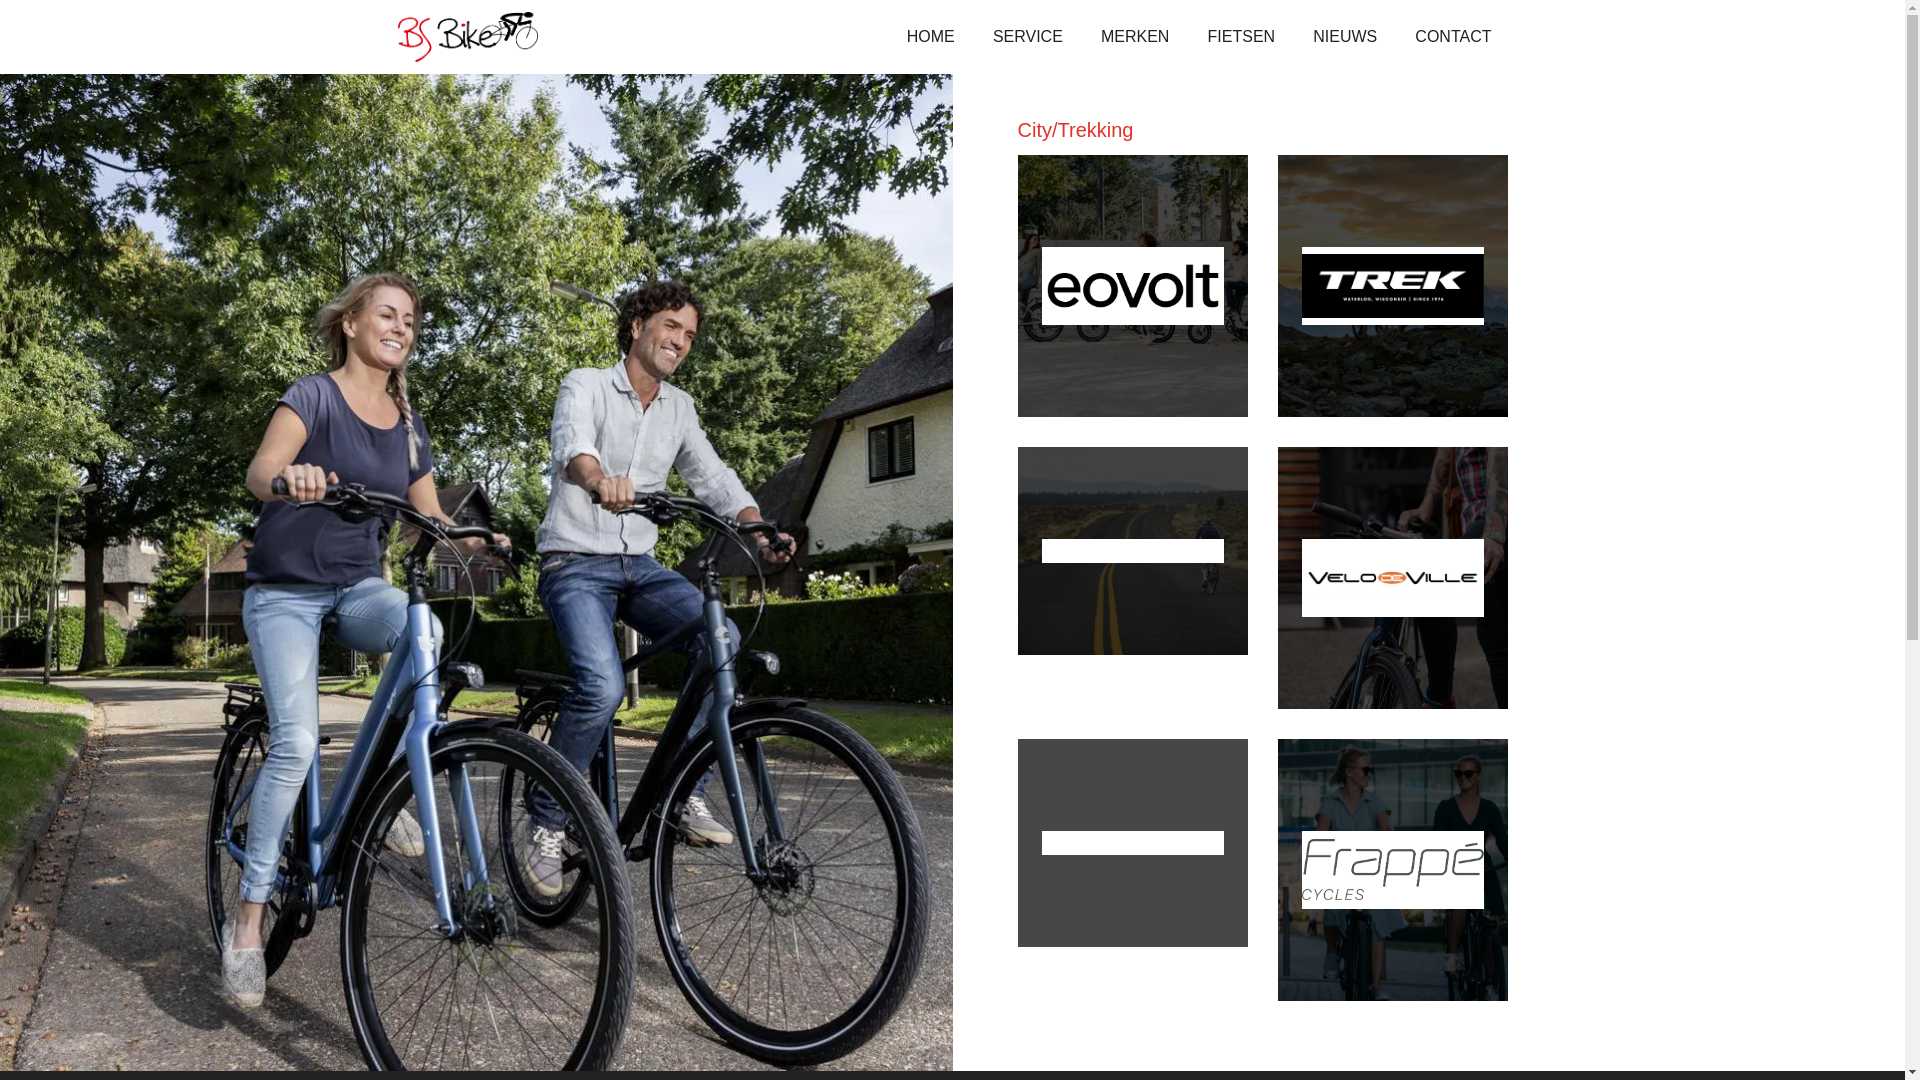 This screenshot has height=1080, width=1920. What do you see at coordinates (1027, 37) in the screenshot?
I see `'SERVICE'` at bounding box center [1027, 37].